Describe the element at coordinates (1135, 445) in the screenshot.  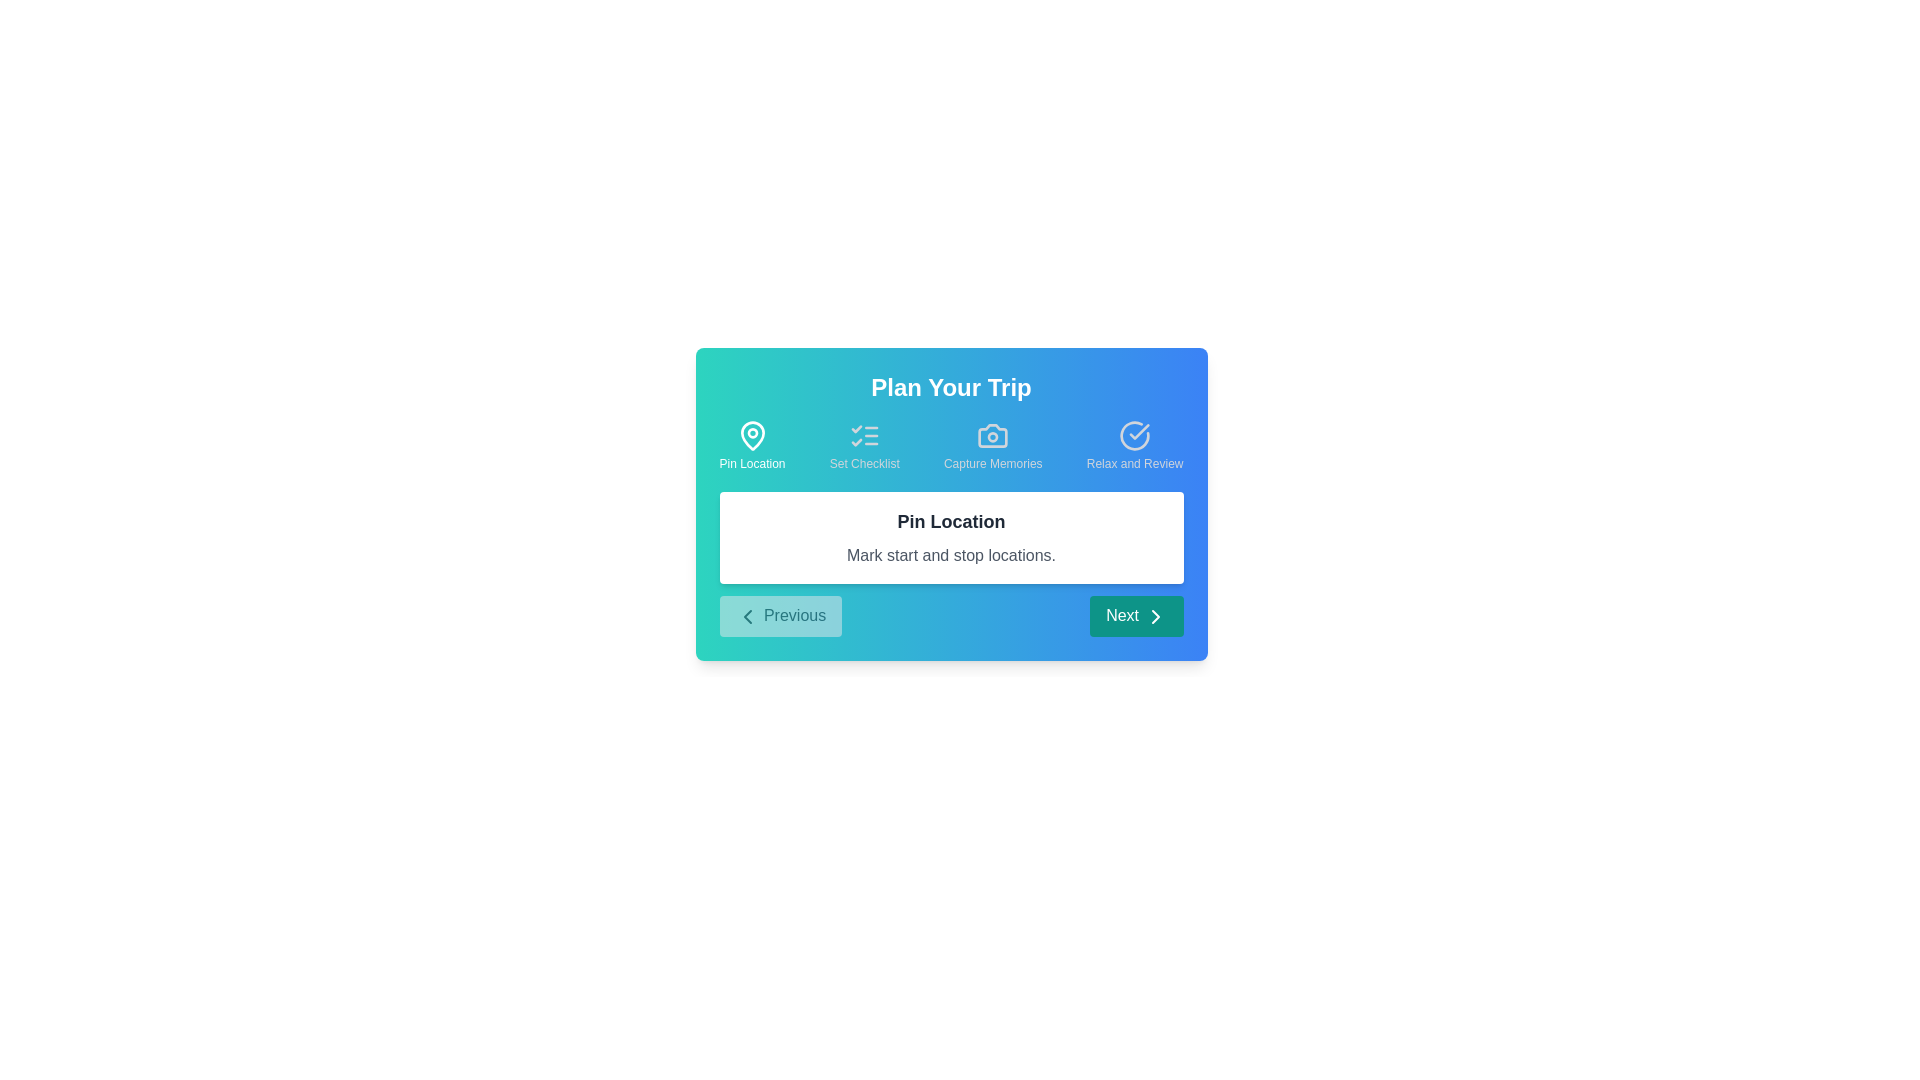
I see `the step icon corresponding to Relax and Review` at that location.